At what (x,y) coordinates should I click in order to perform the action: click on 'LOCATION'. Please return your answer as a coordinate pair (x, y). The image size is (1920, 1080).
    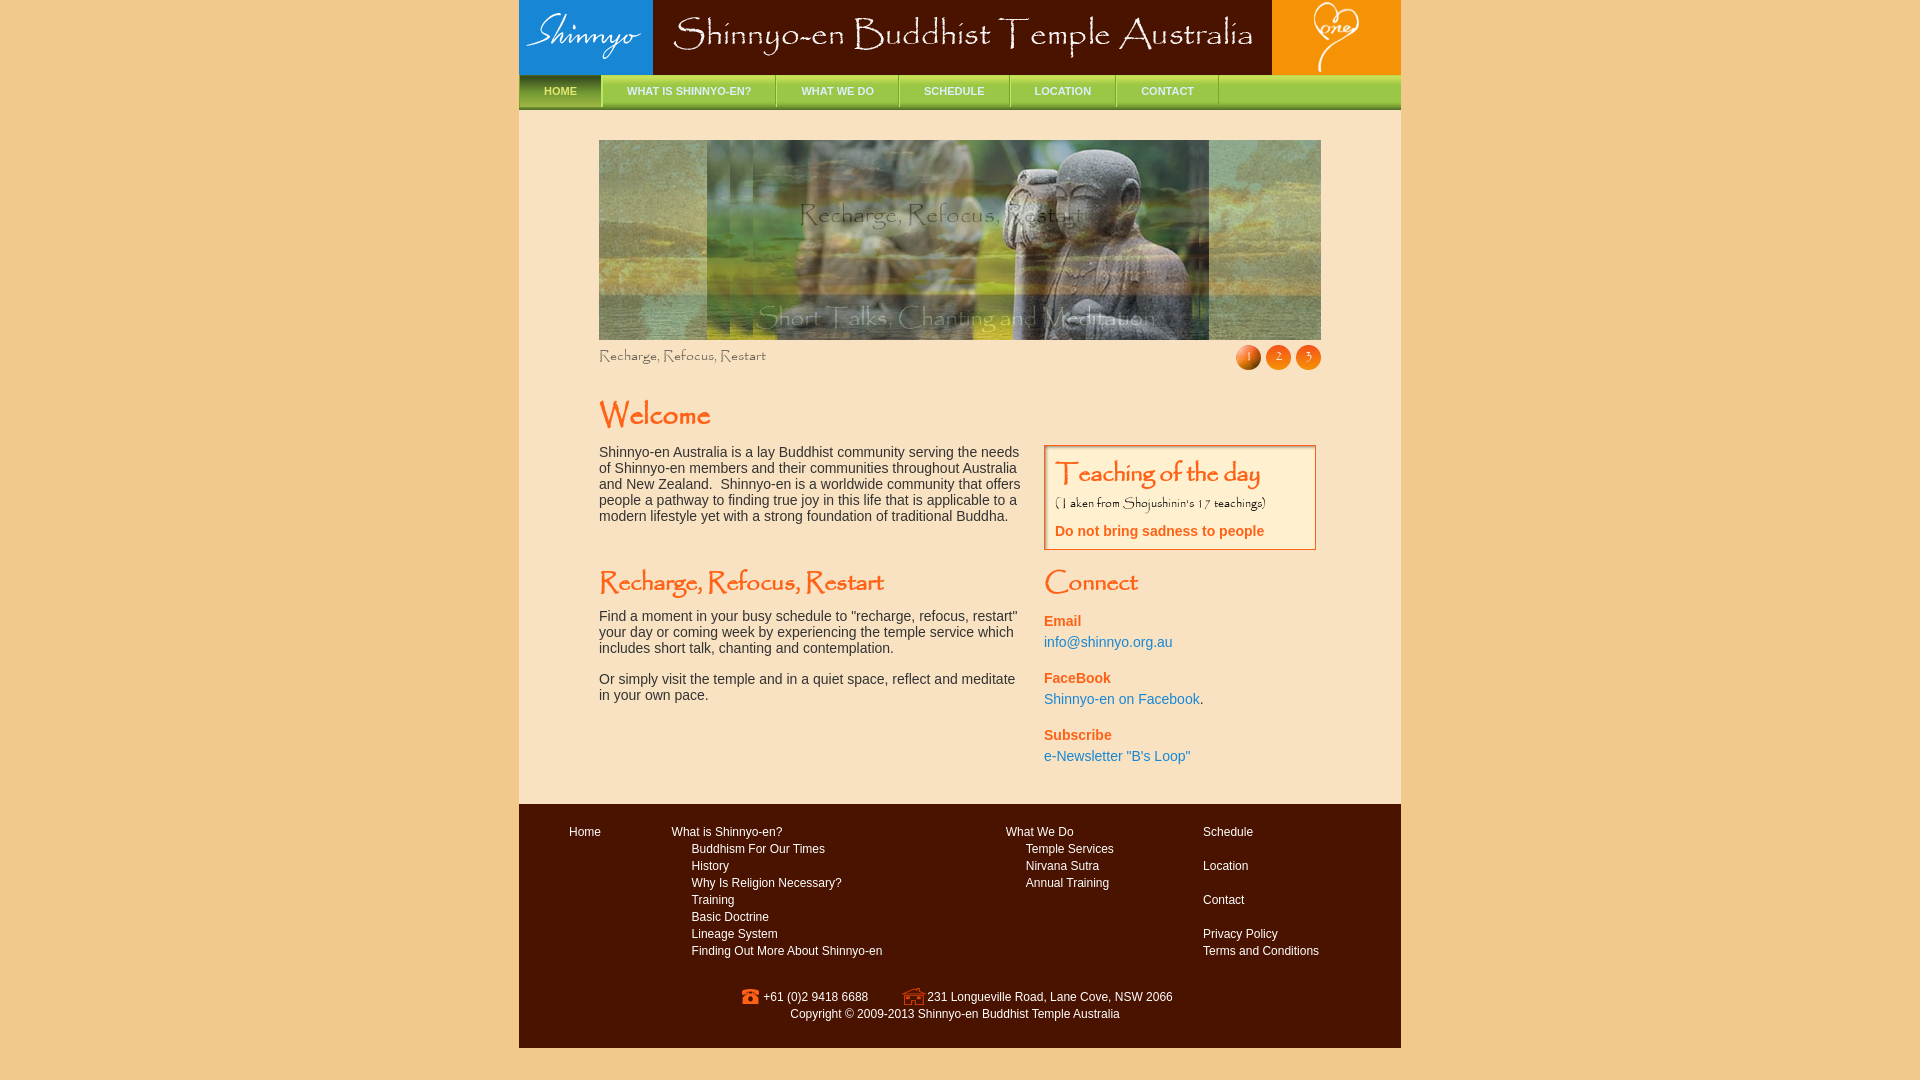
    Looking at the image, I should click on (1009, 91).